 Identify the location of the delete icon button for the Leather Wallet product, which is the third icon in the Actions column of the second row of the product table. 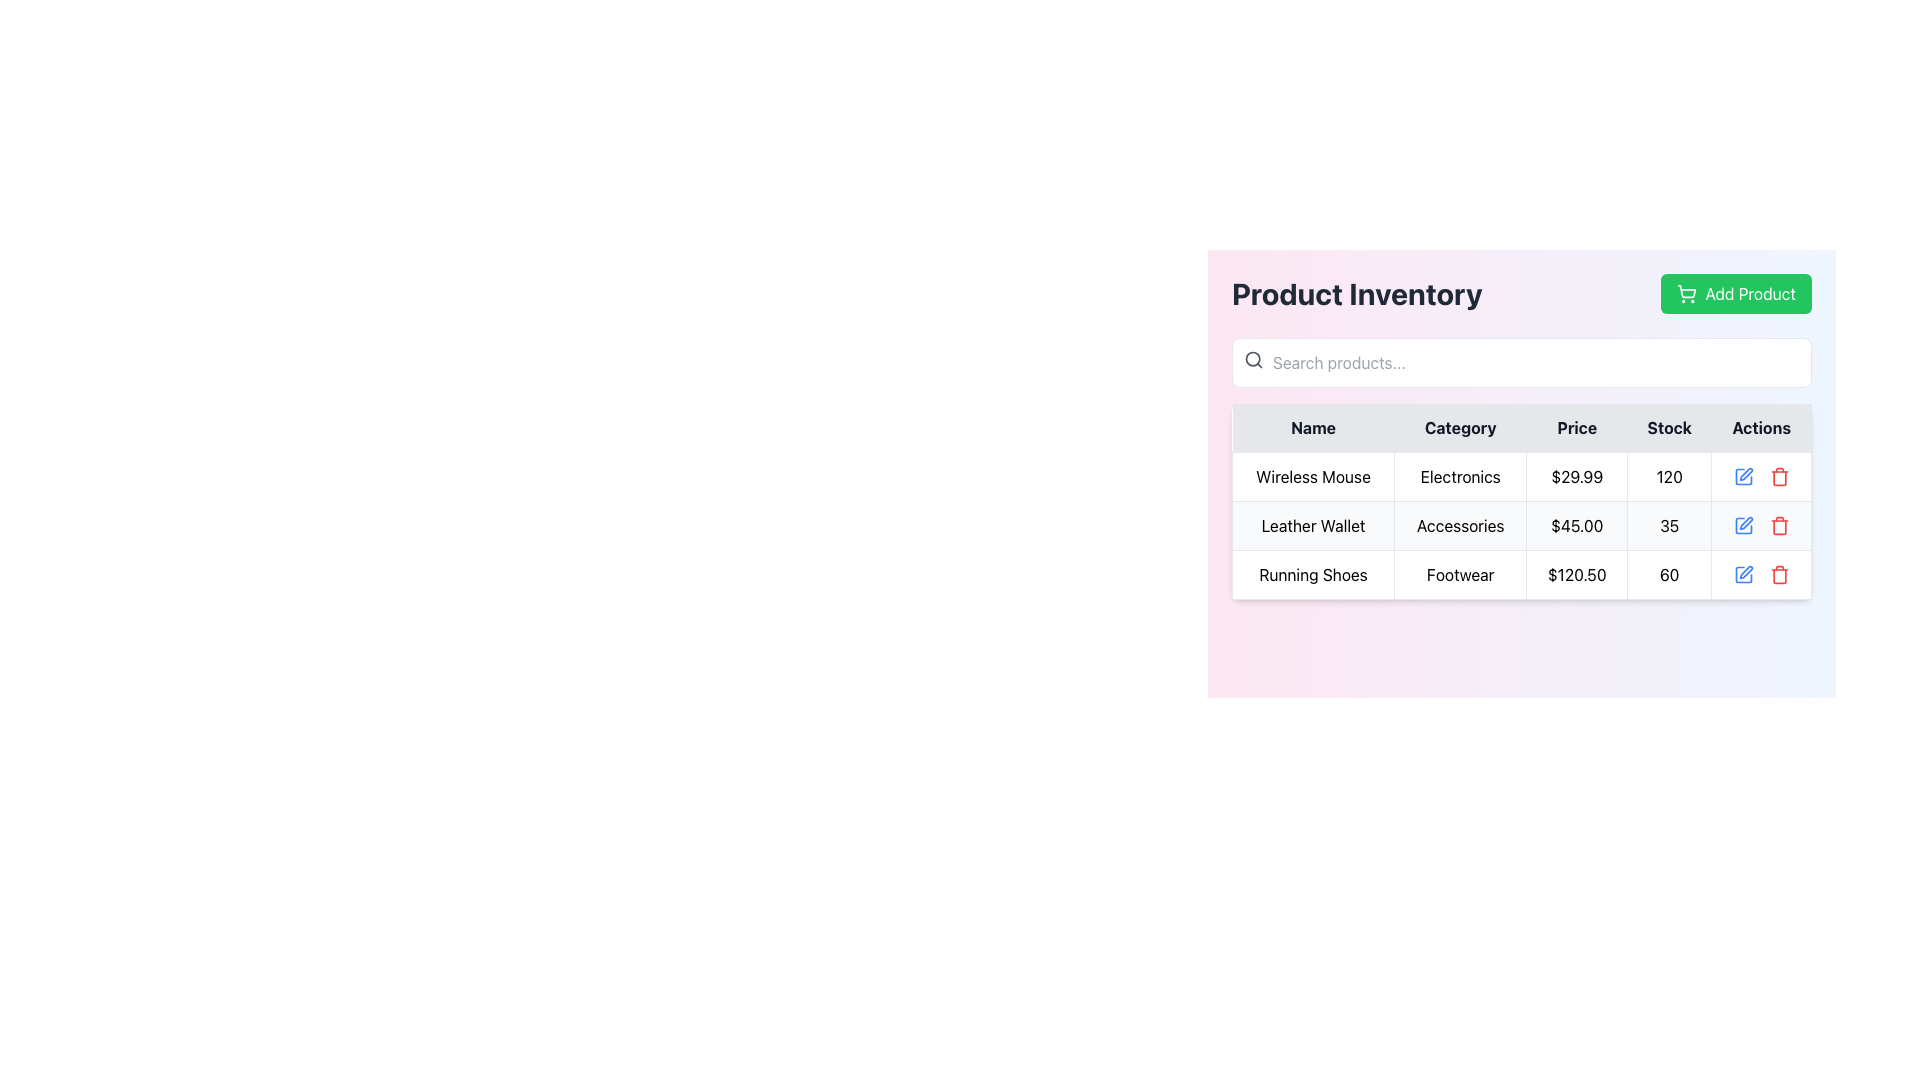
(1779, 524).